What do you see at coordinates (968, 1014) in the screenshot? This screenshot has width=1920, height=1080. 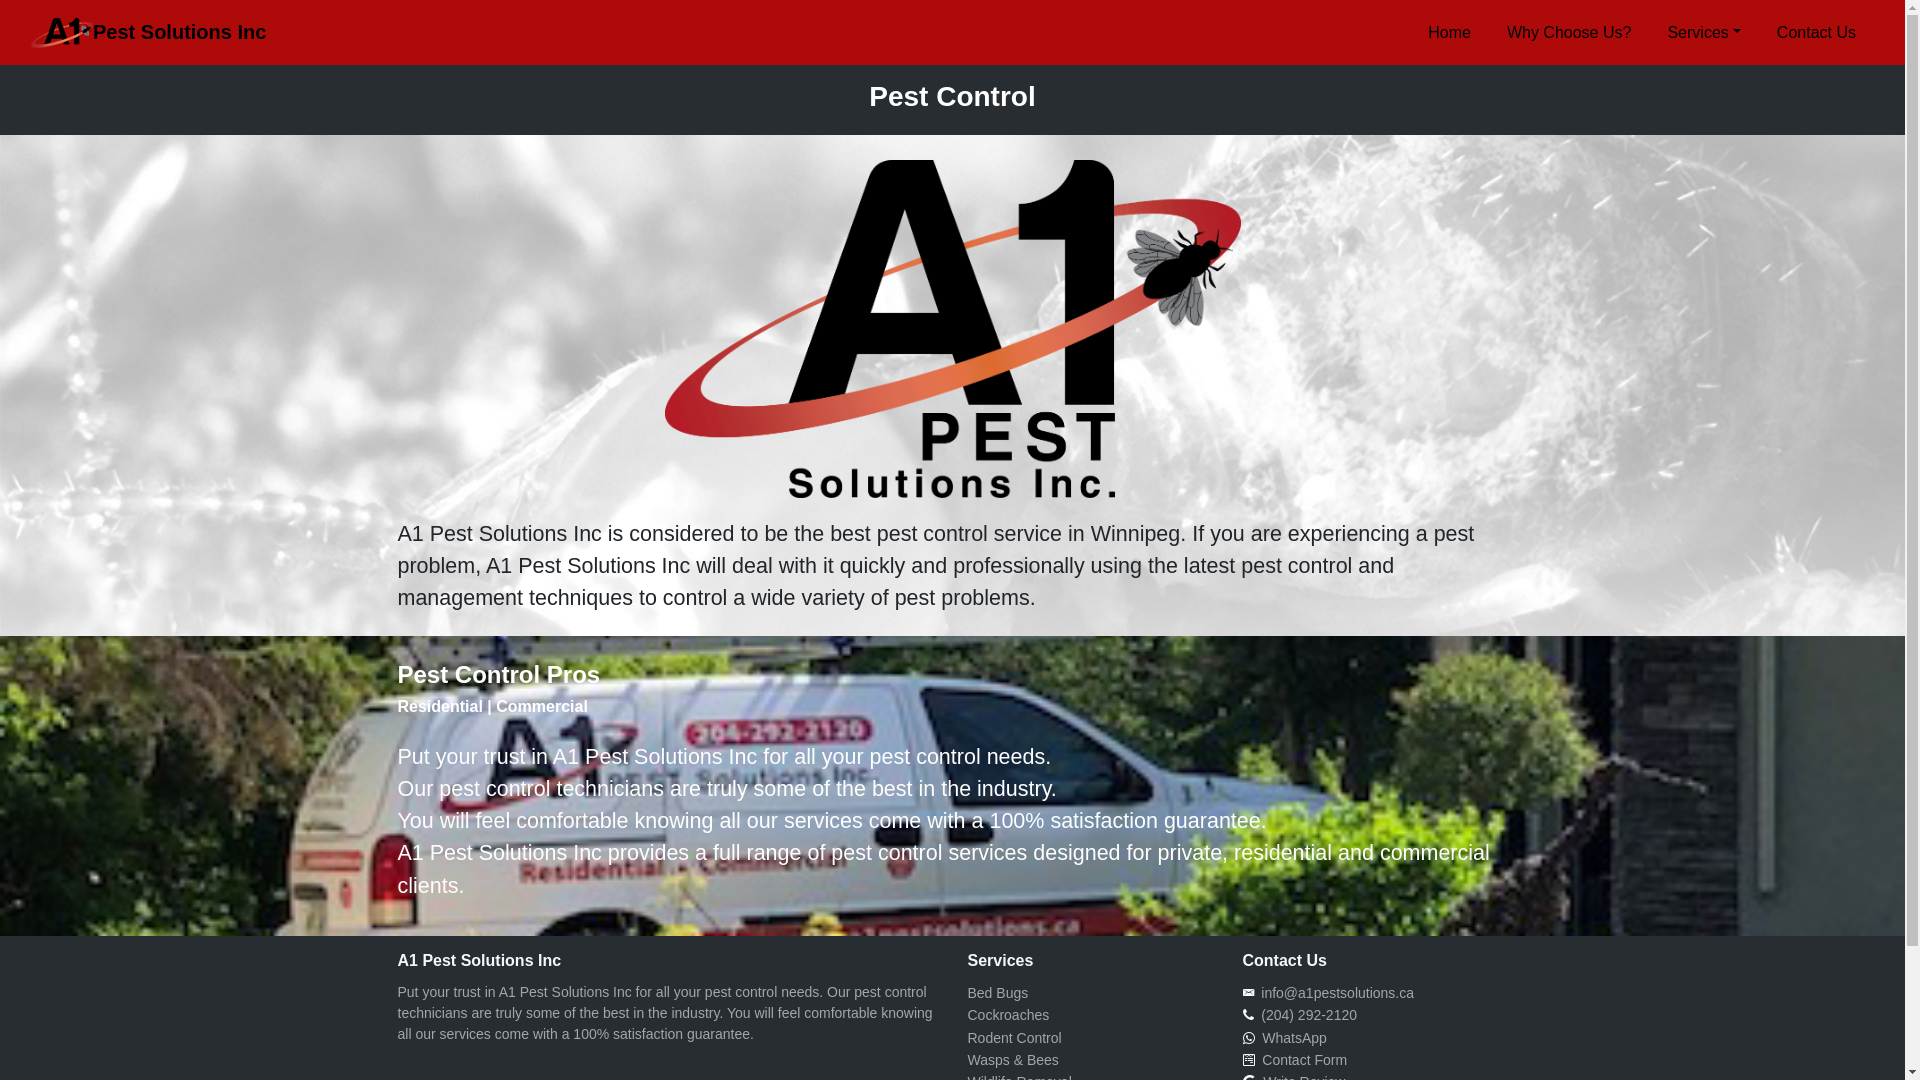 I see `'Cockroaches'` at bounding box center [968, 1014].